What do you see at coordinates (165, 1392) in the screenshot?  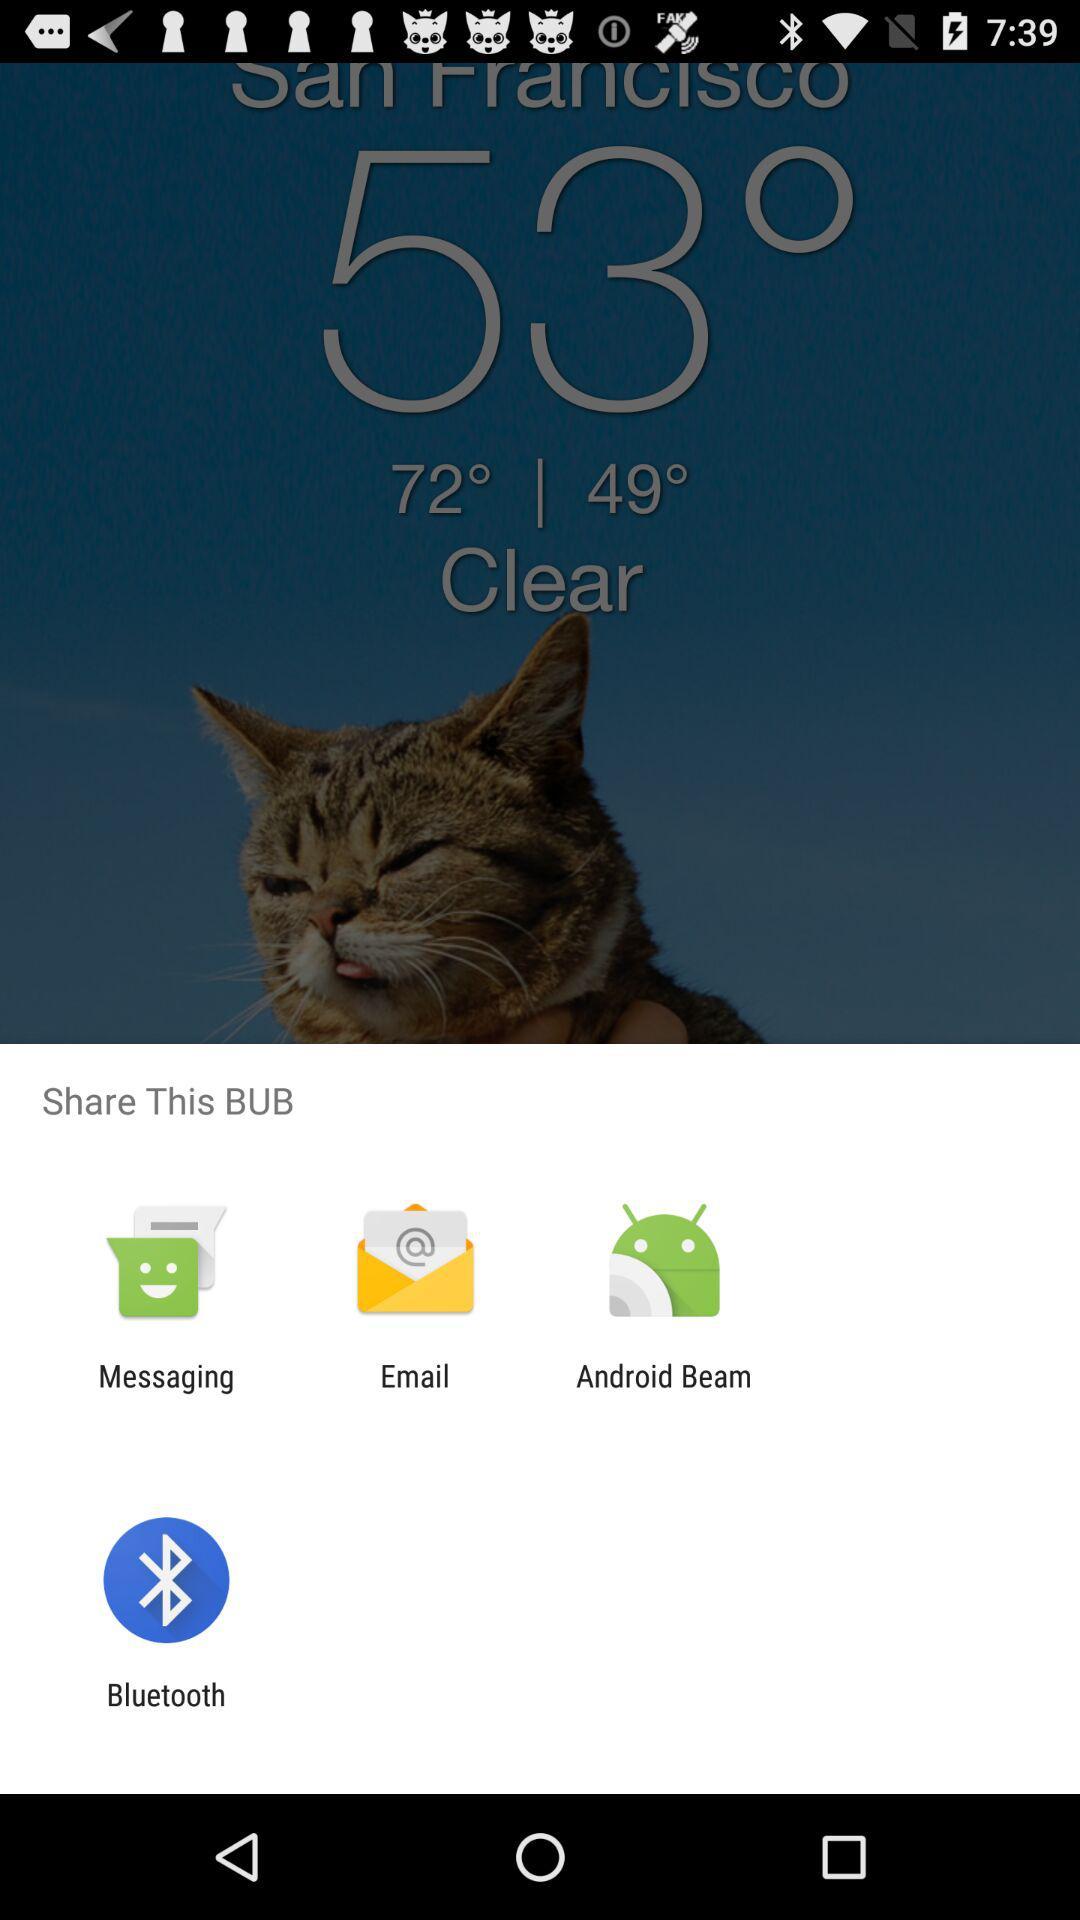 I see `the messaging app` at bounding box center [165, 1392].